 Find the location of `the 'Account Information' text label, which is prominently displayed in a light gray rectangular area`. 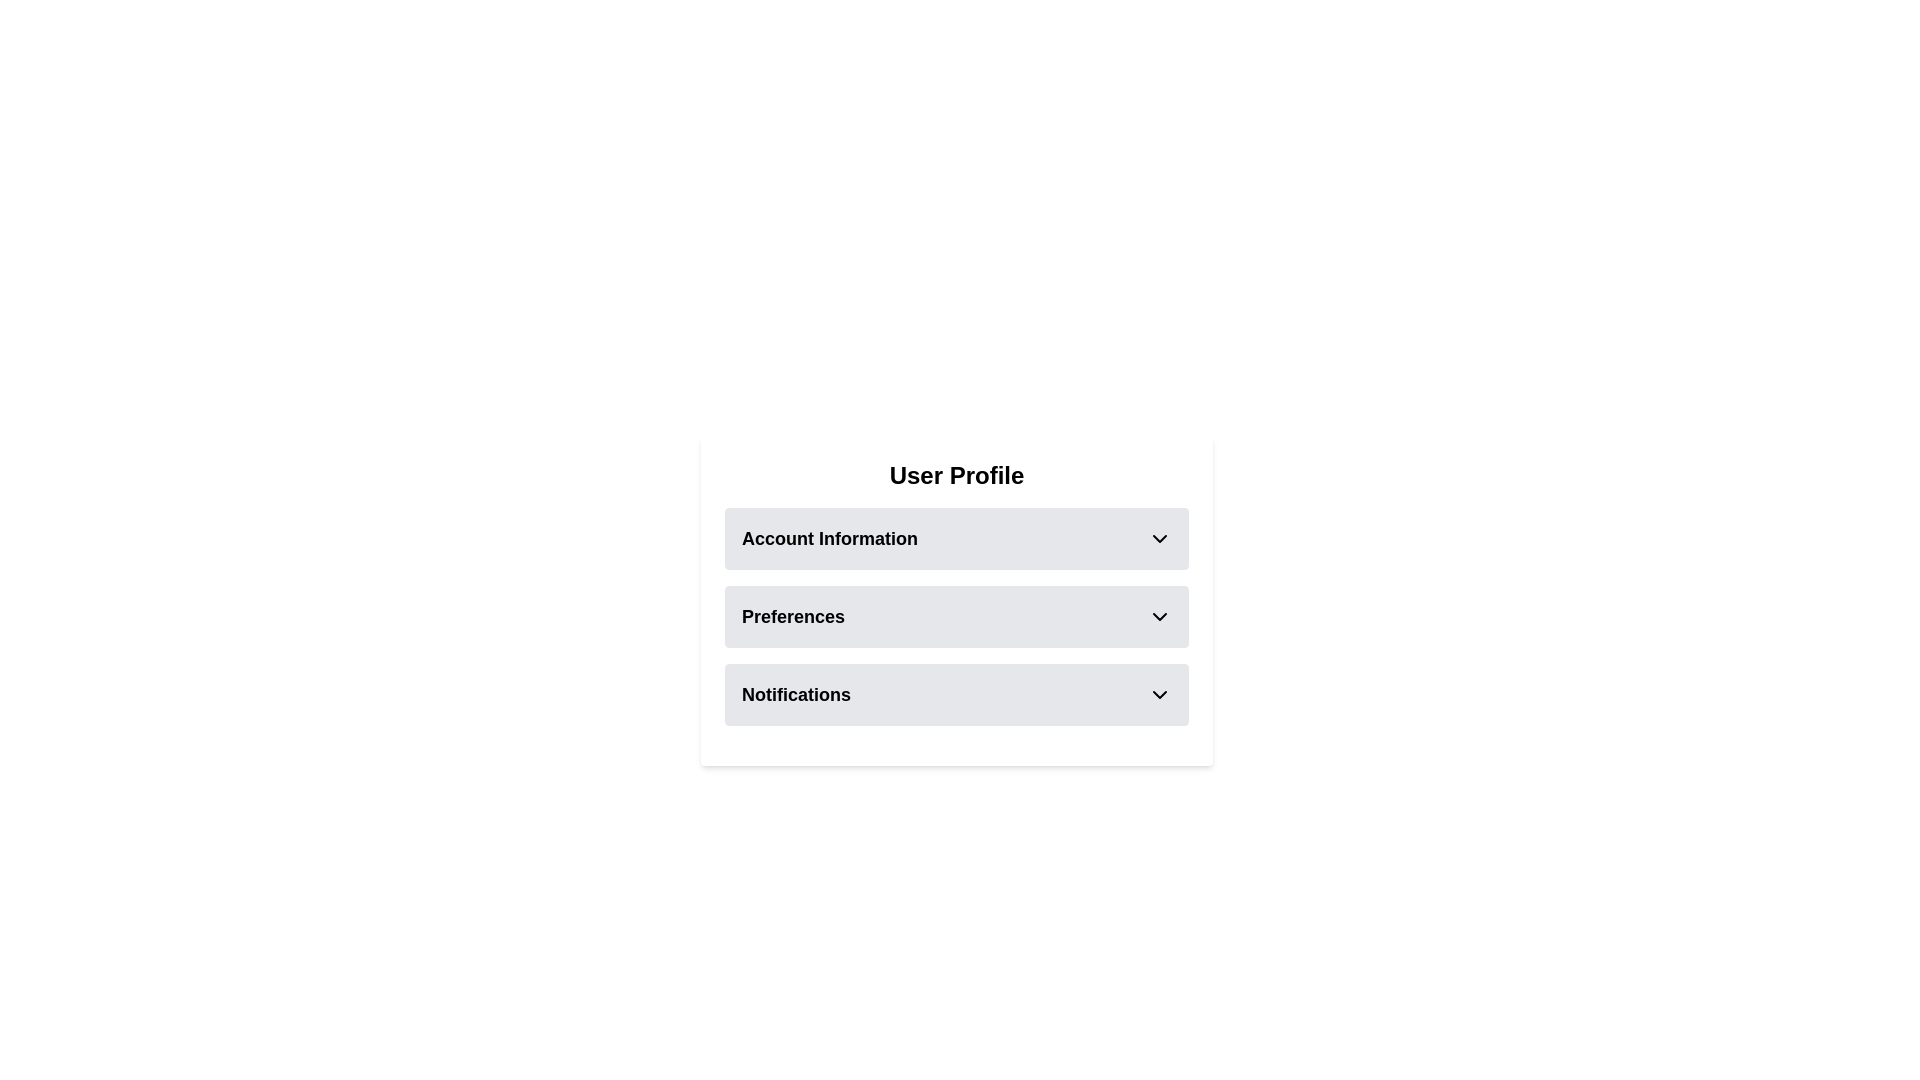

the 'Account Information' text label, which is prominently displayed in a light gray rectangular area is located at coordinates (830, 538).